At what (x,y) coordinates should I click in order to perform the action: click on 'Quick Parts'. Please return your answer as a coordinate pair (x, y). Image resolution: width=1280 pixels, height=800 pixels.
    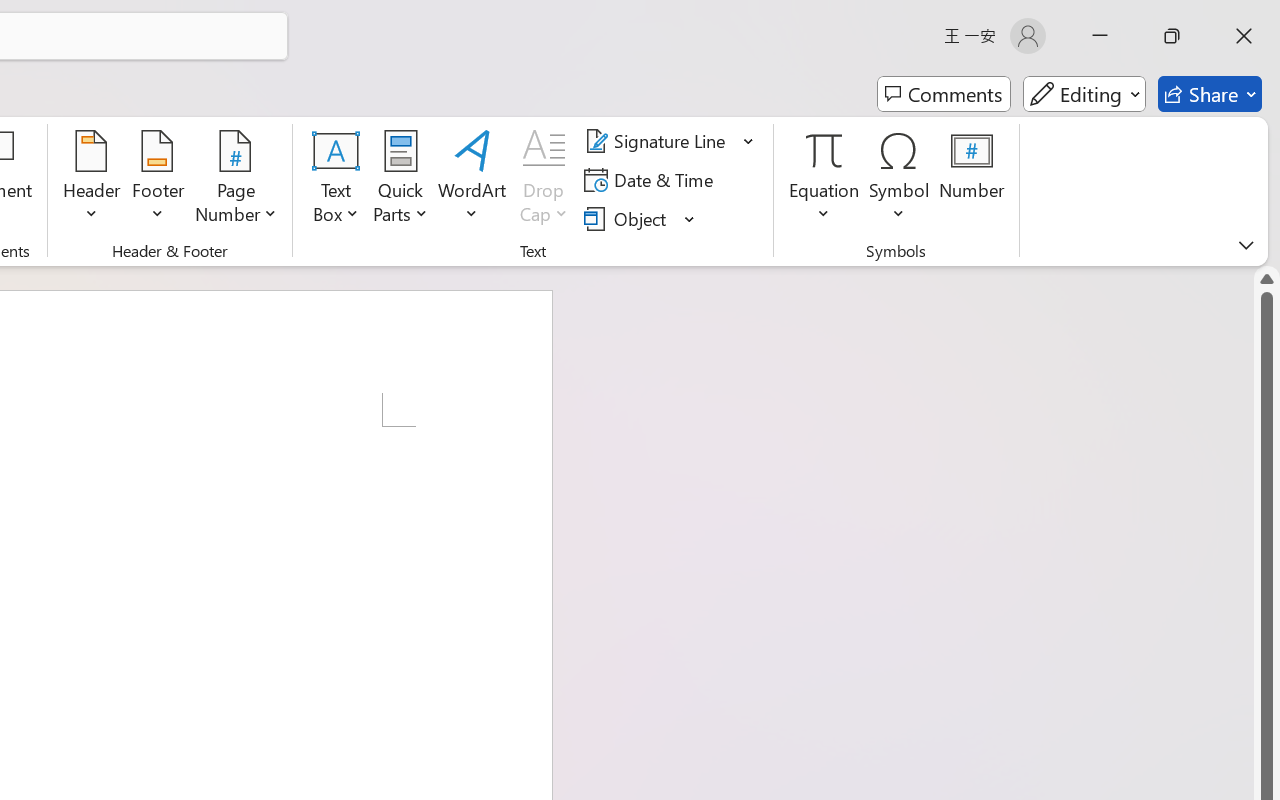
    Looking at the image, I should click on (400, 179).